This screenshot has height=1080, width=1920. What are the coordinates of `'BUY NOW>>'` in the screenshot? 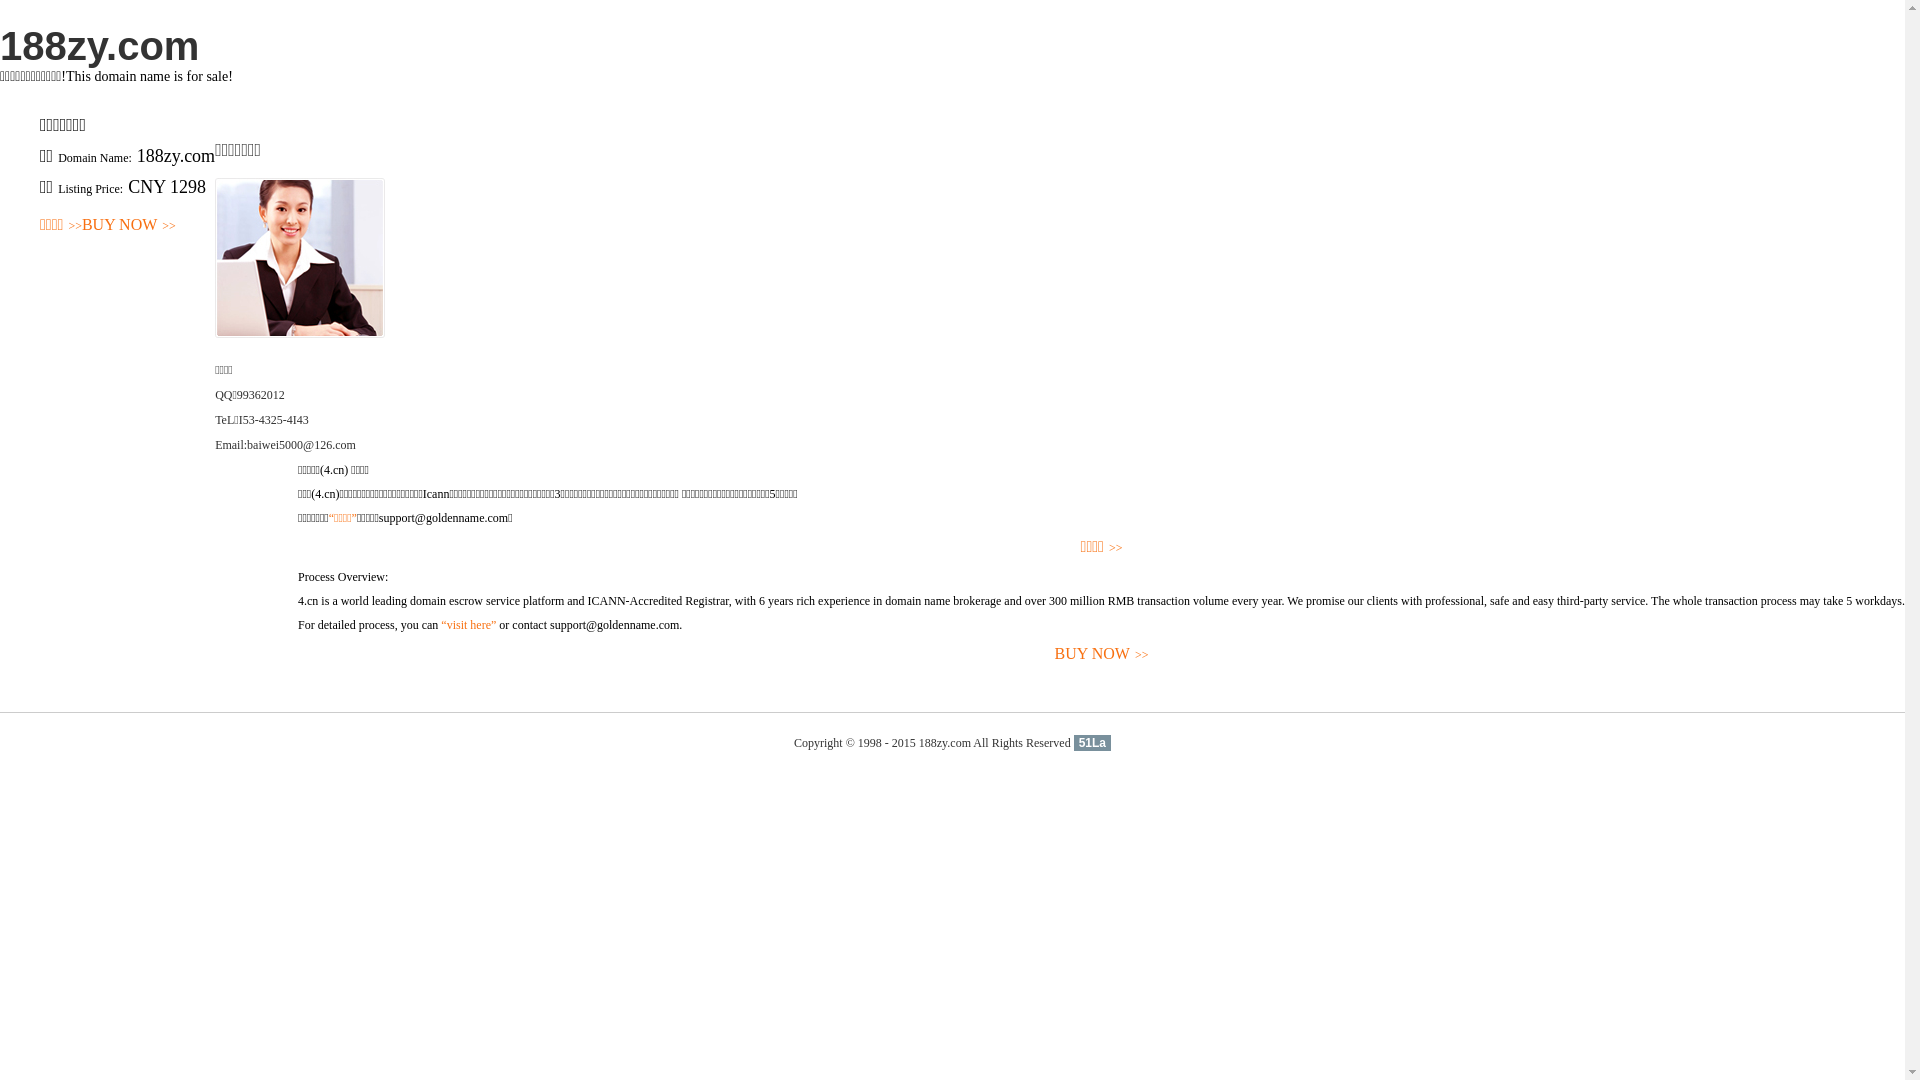 It's located at (128, 225).